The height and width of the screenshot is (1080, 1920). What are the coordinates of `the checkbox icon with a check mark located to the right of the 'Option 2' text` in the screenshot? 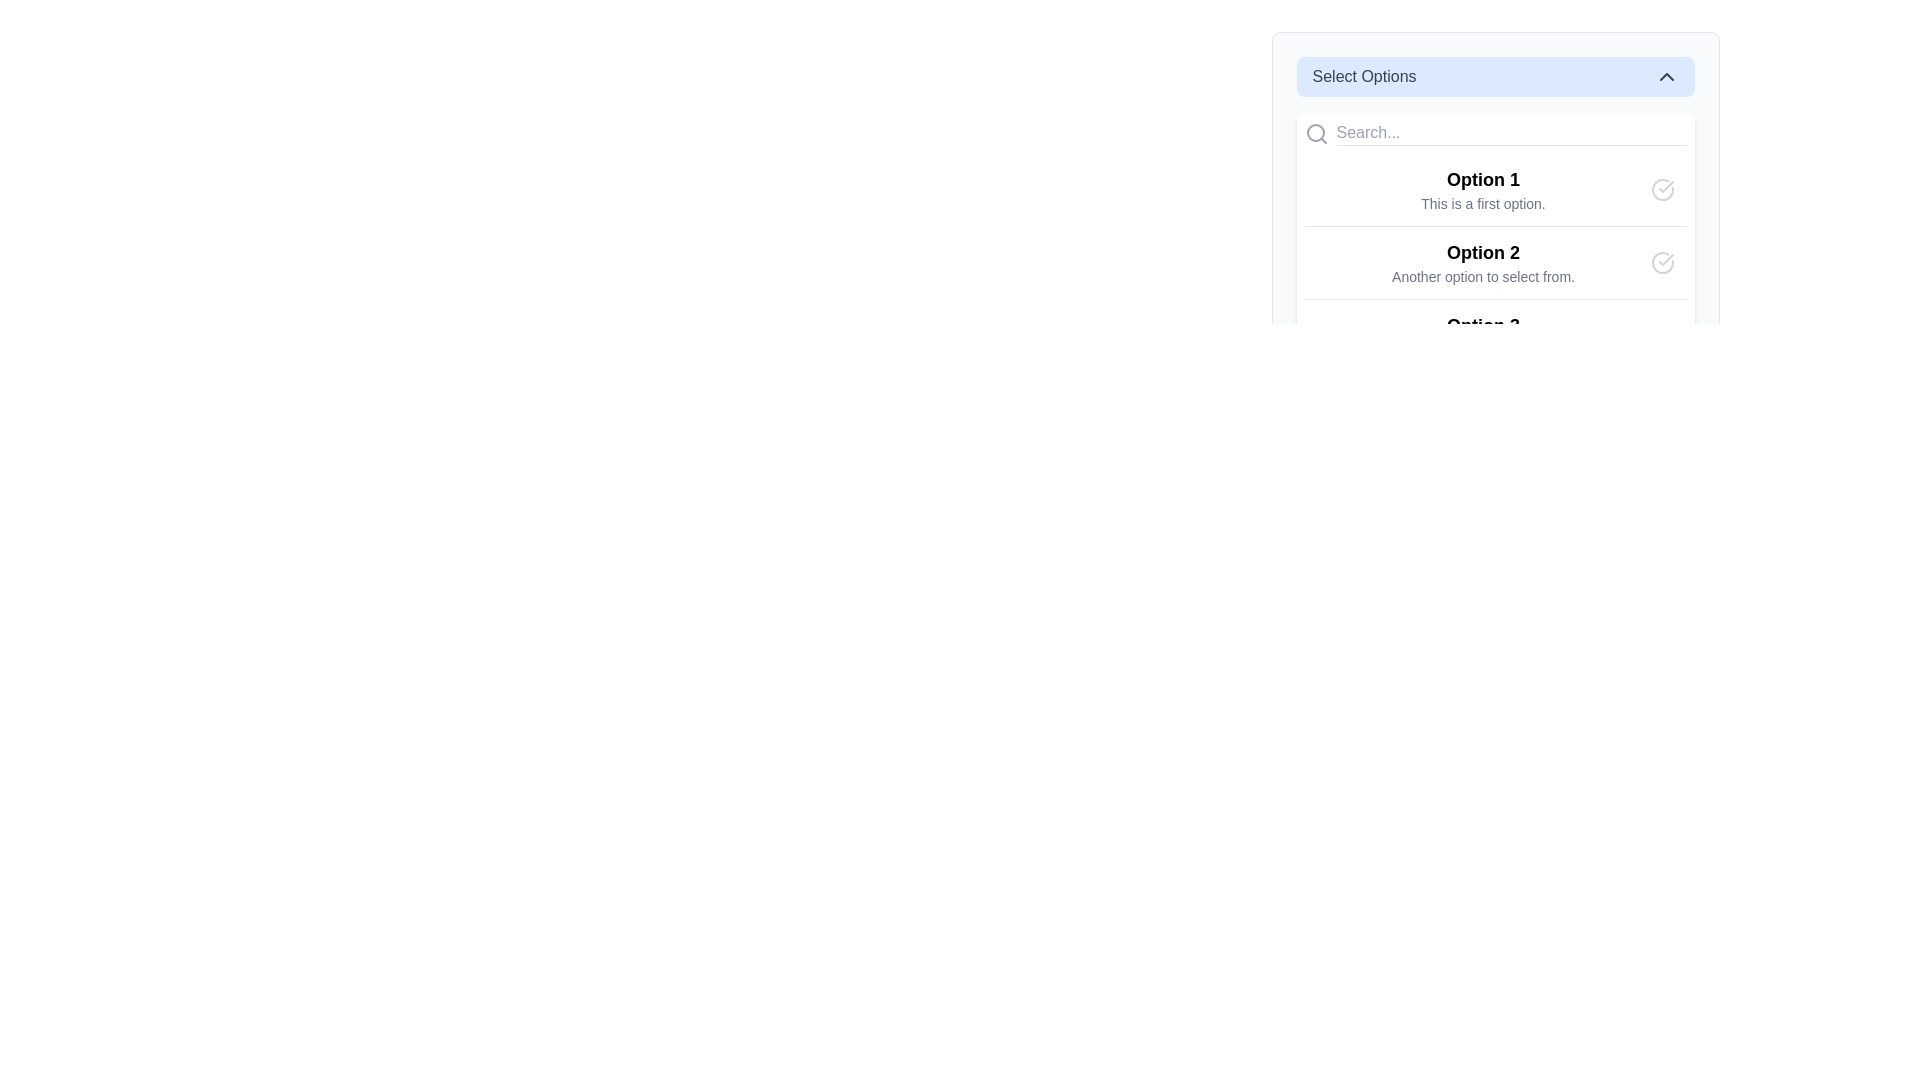 It's located at (1662, 261).